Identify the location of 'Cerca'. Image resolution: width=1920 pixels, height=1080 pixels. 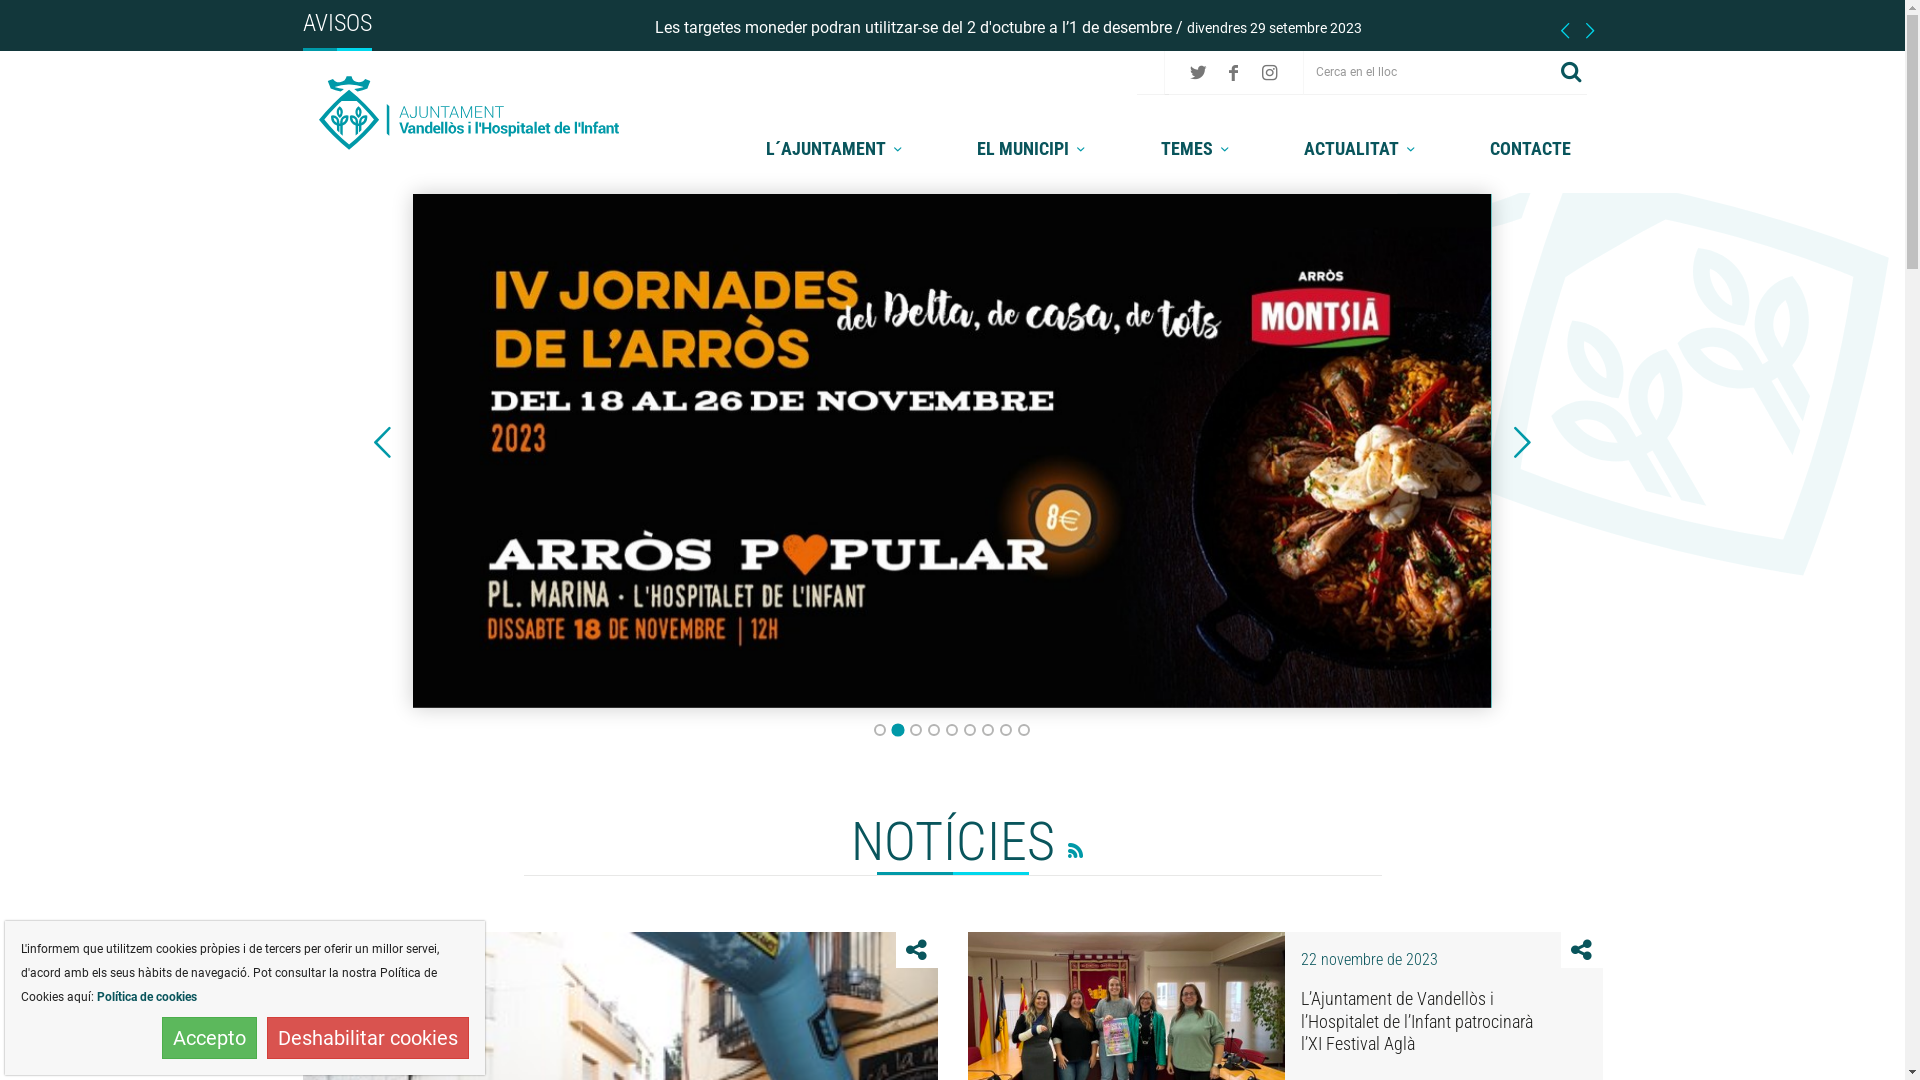
(1570, 70).